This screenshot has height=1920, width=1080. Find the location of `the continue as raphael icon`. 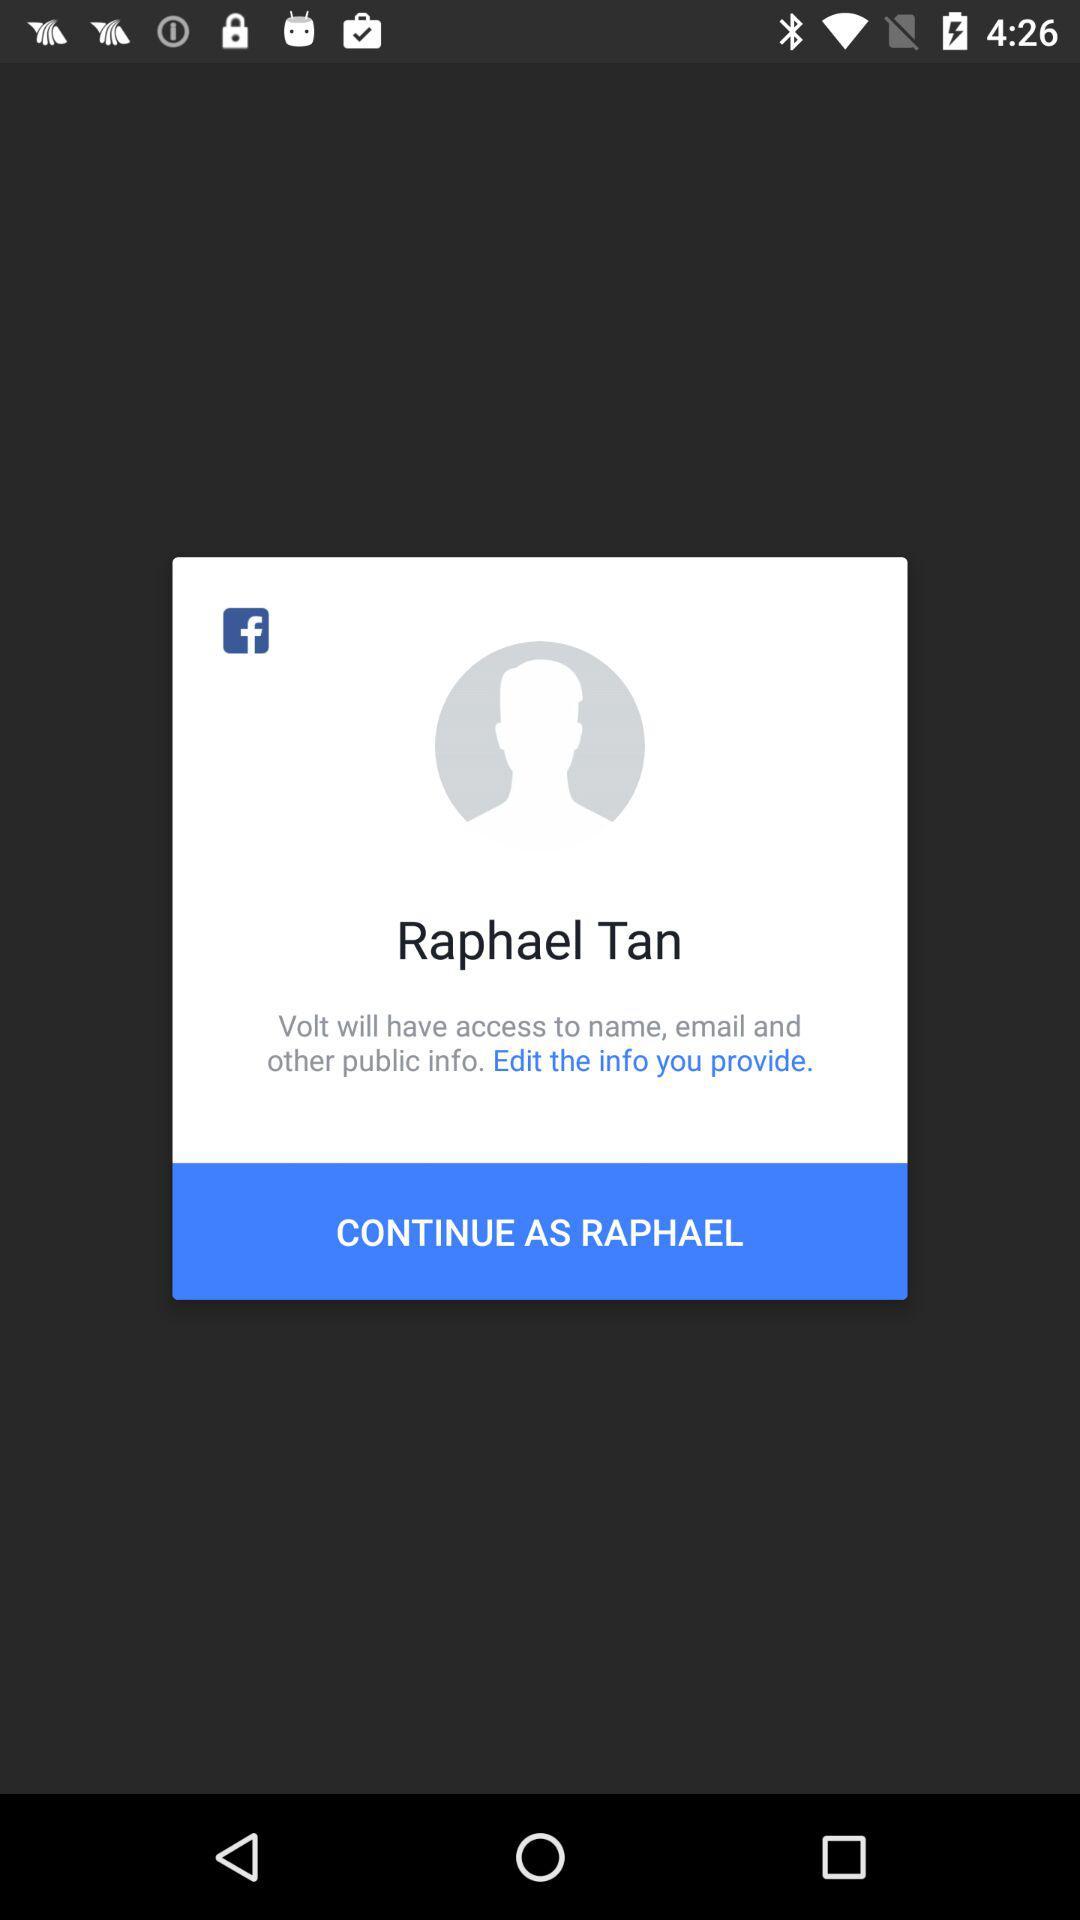

the continue as raphael icon is located at coordinates (540, 1230).